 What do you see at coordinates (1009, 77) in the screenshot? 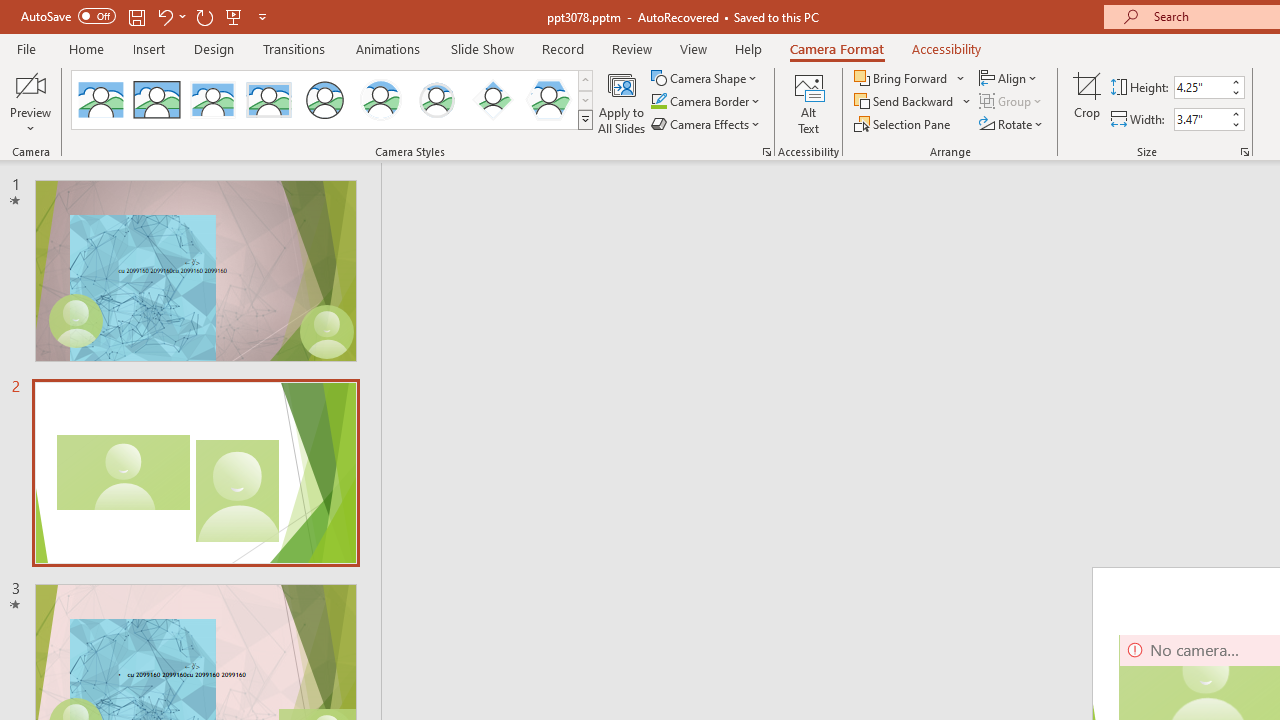
I see `'Align'` at bounding box center [1009, 77].